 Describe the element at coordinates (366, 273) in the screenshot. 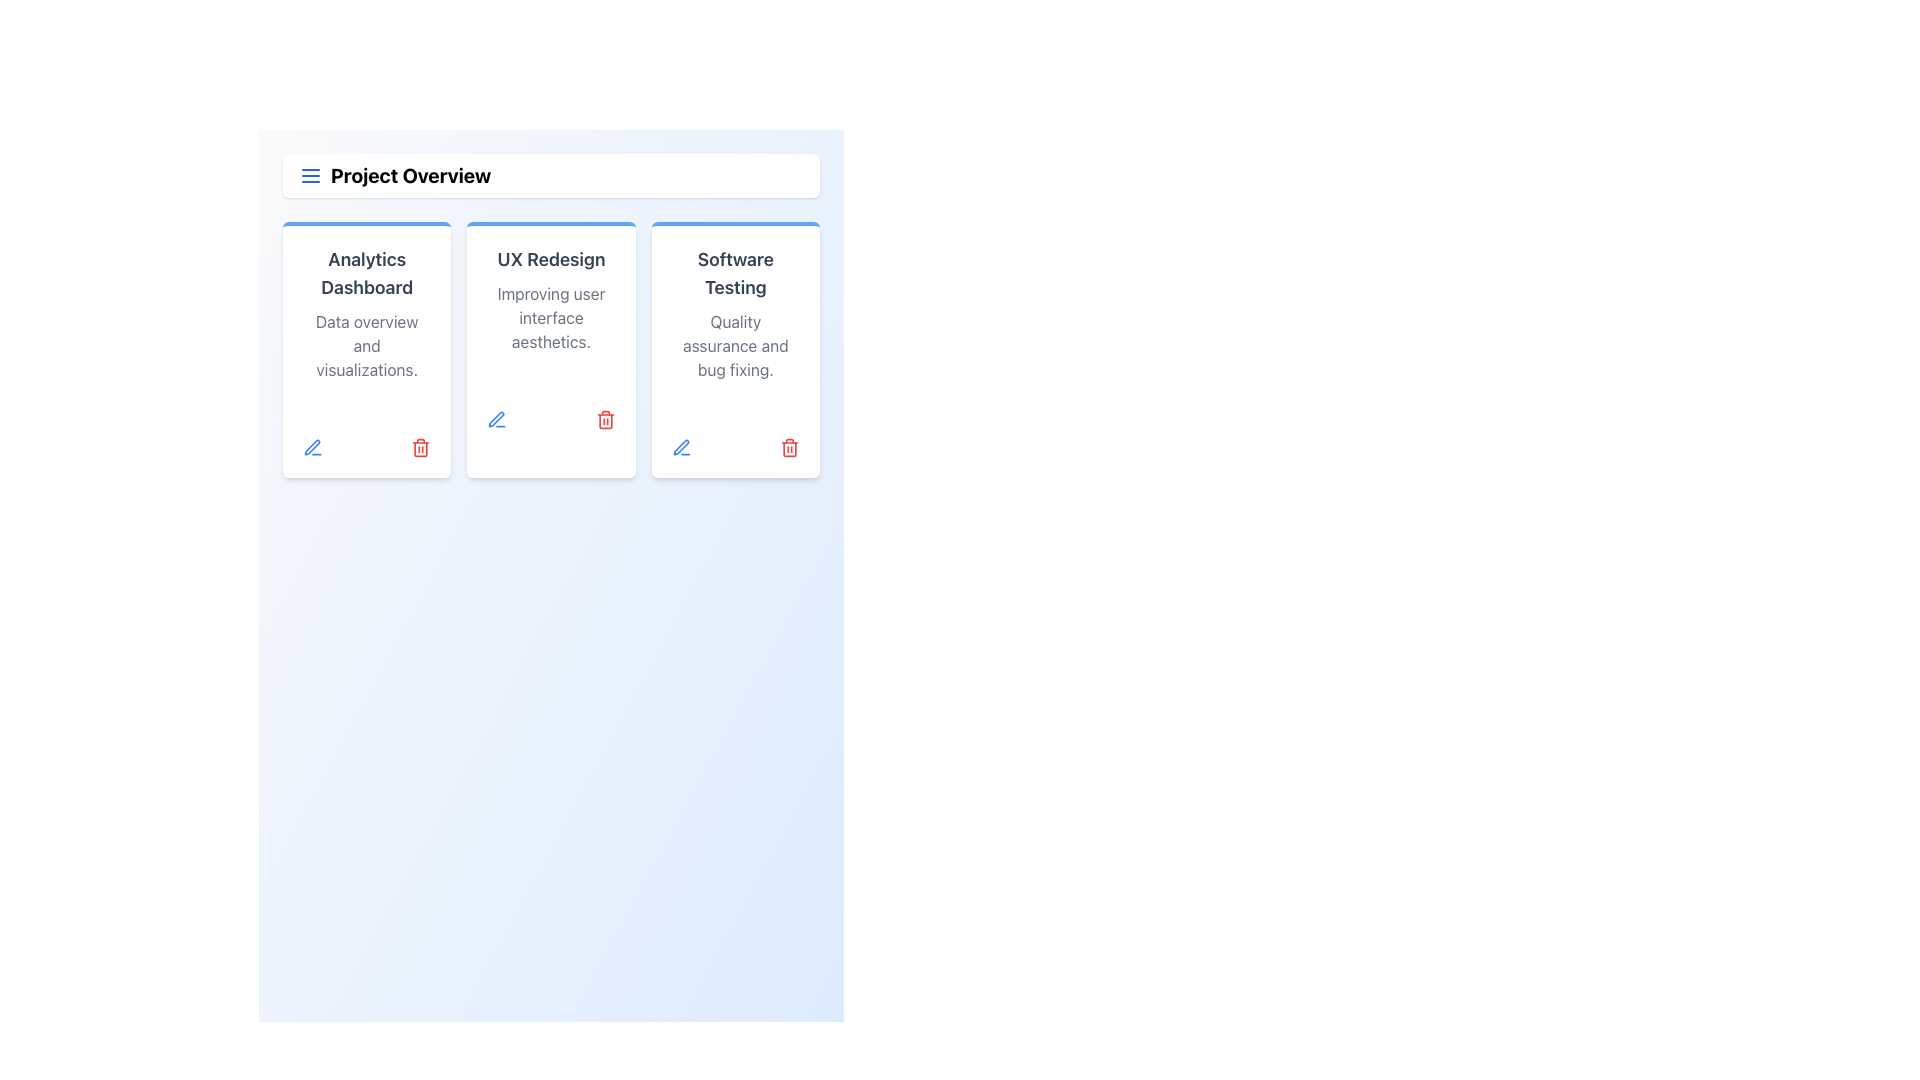

I see `the 'Analytics Dashboard' text label` at that location.